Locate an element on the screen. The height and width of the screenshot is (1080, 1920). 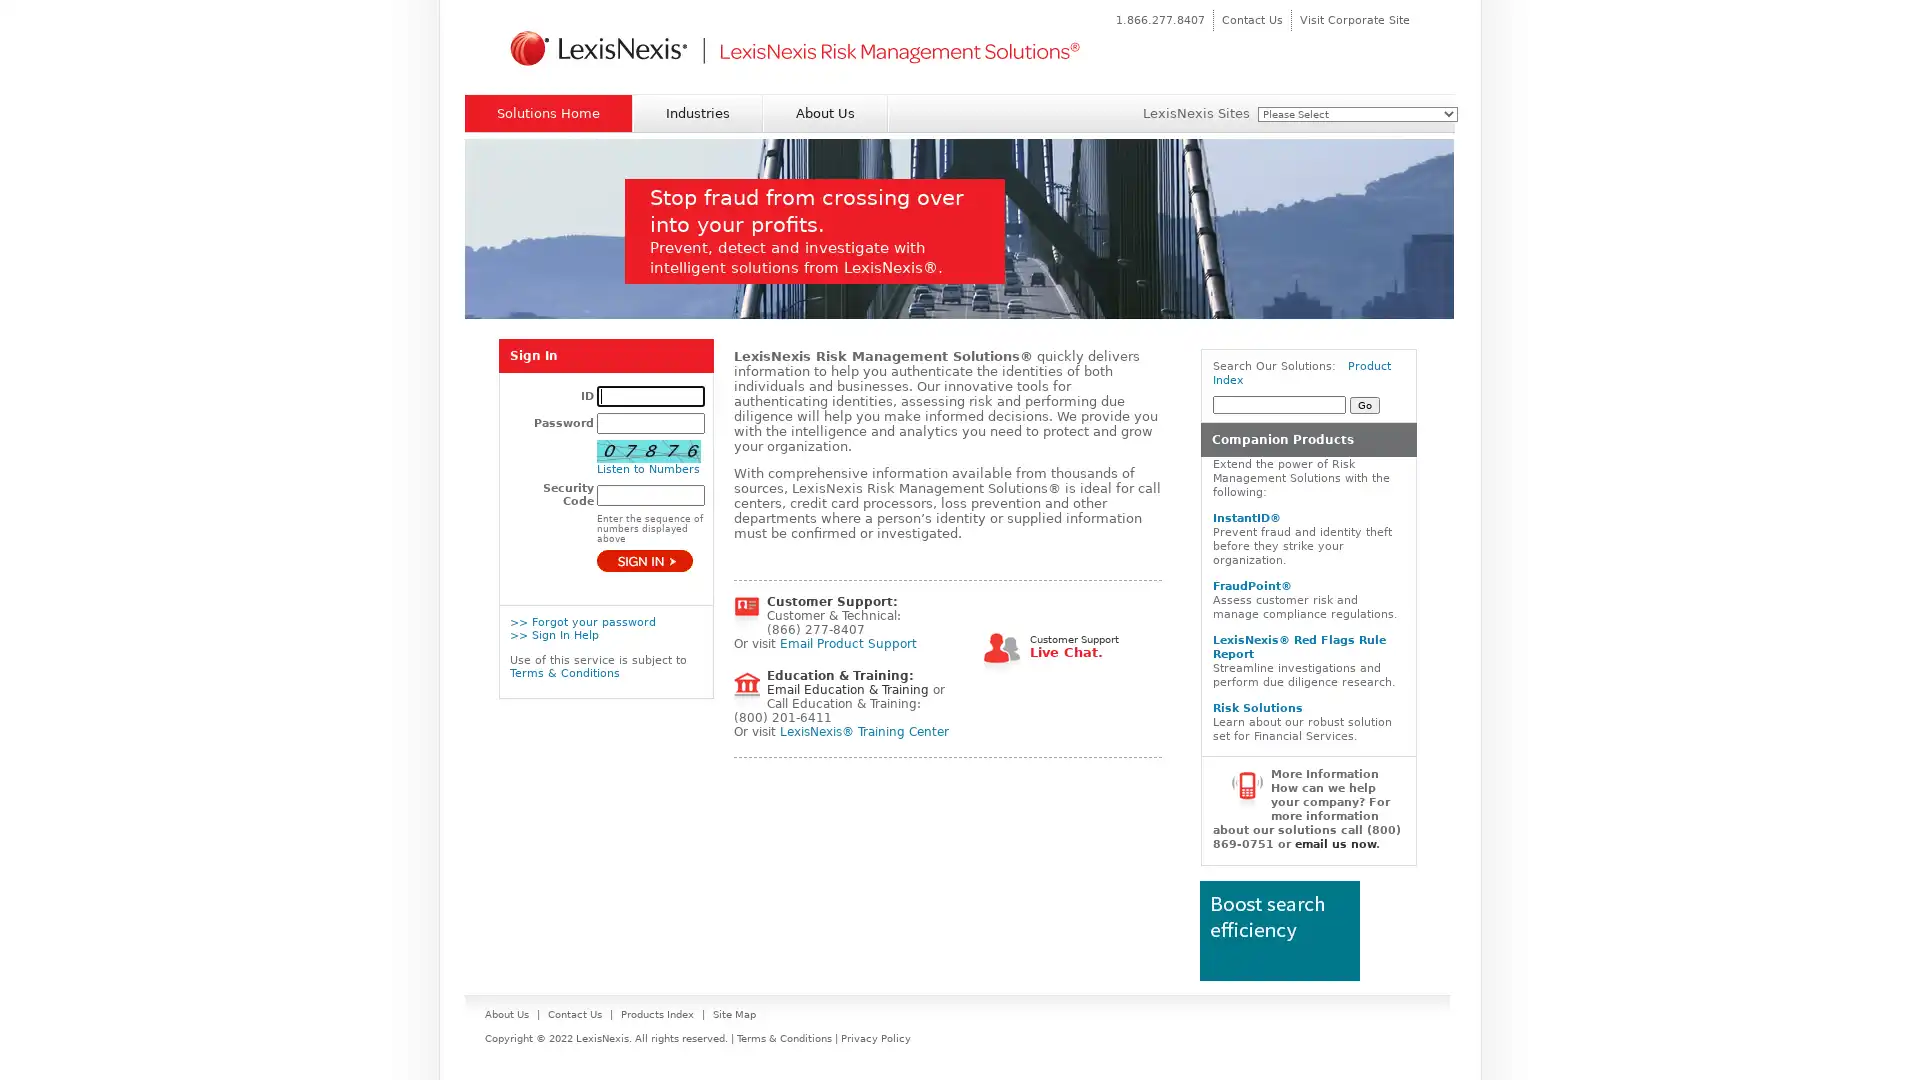
Go is located at coordinates (1363, 404).